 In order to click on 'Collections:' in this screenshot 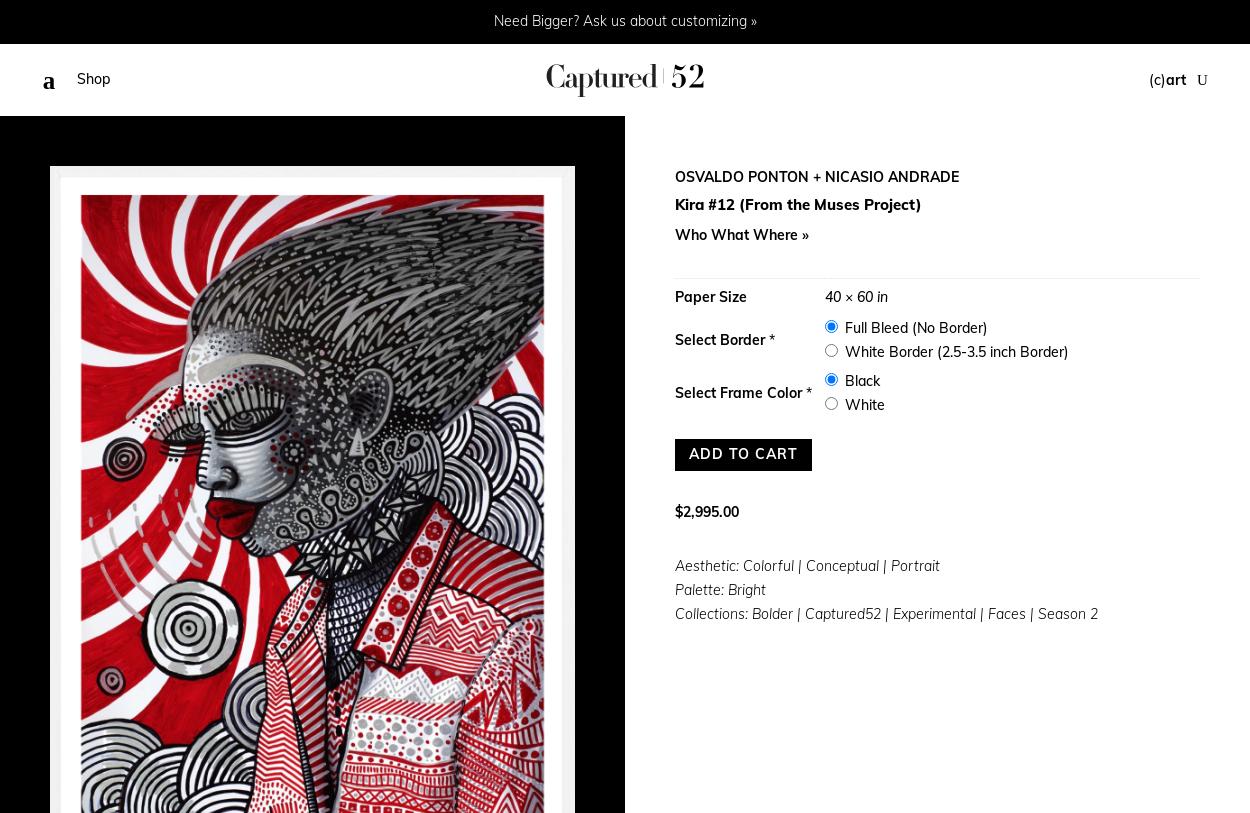, I will do `click(712, 613)`.